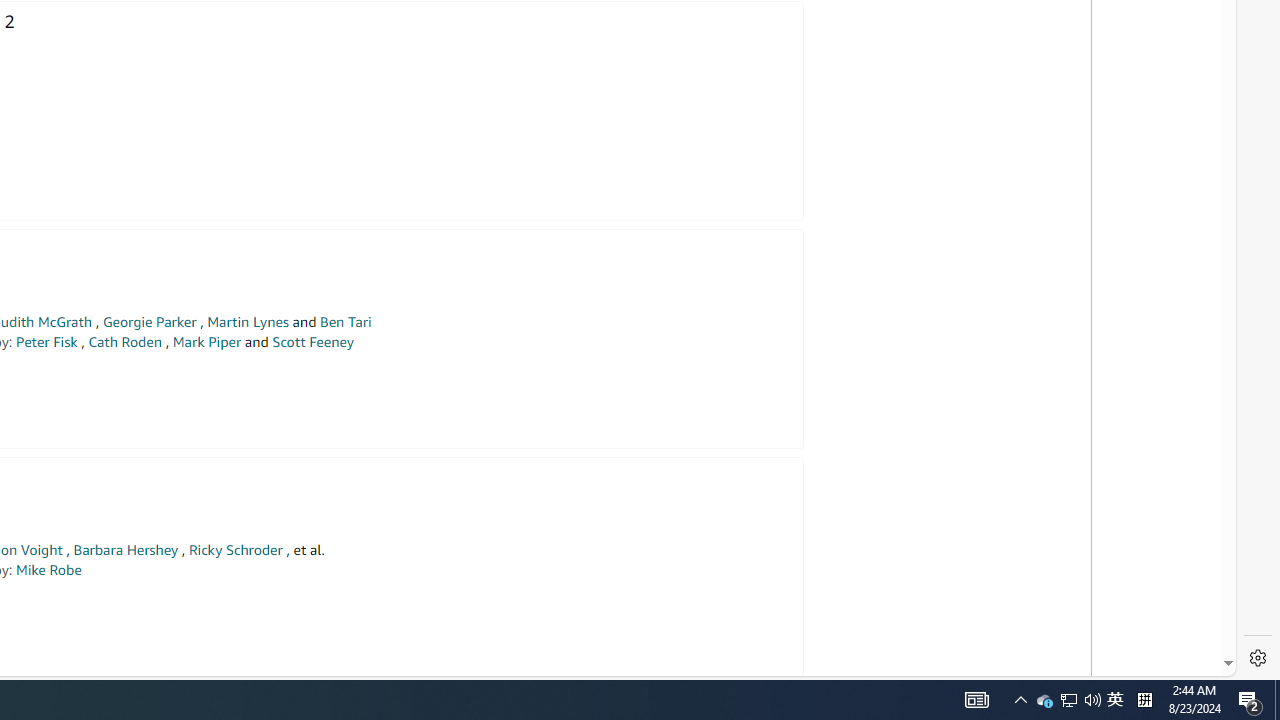  I want to click on 'Martin Lynes', so click(247, 321).